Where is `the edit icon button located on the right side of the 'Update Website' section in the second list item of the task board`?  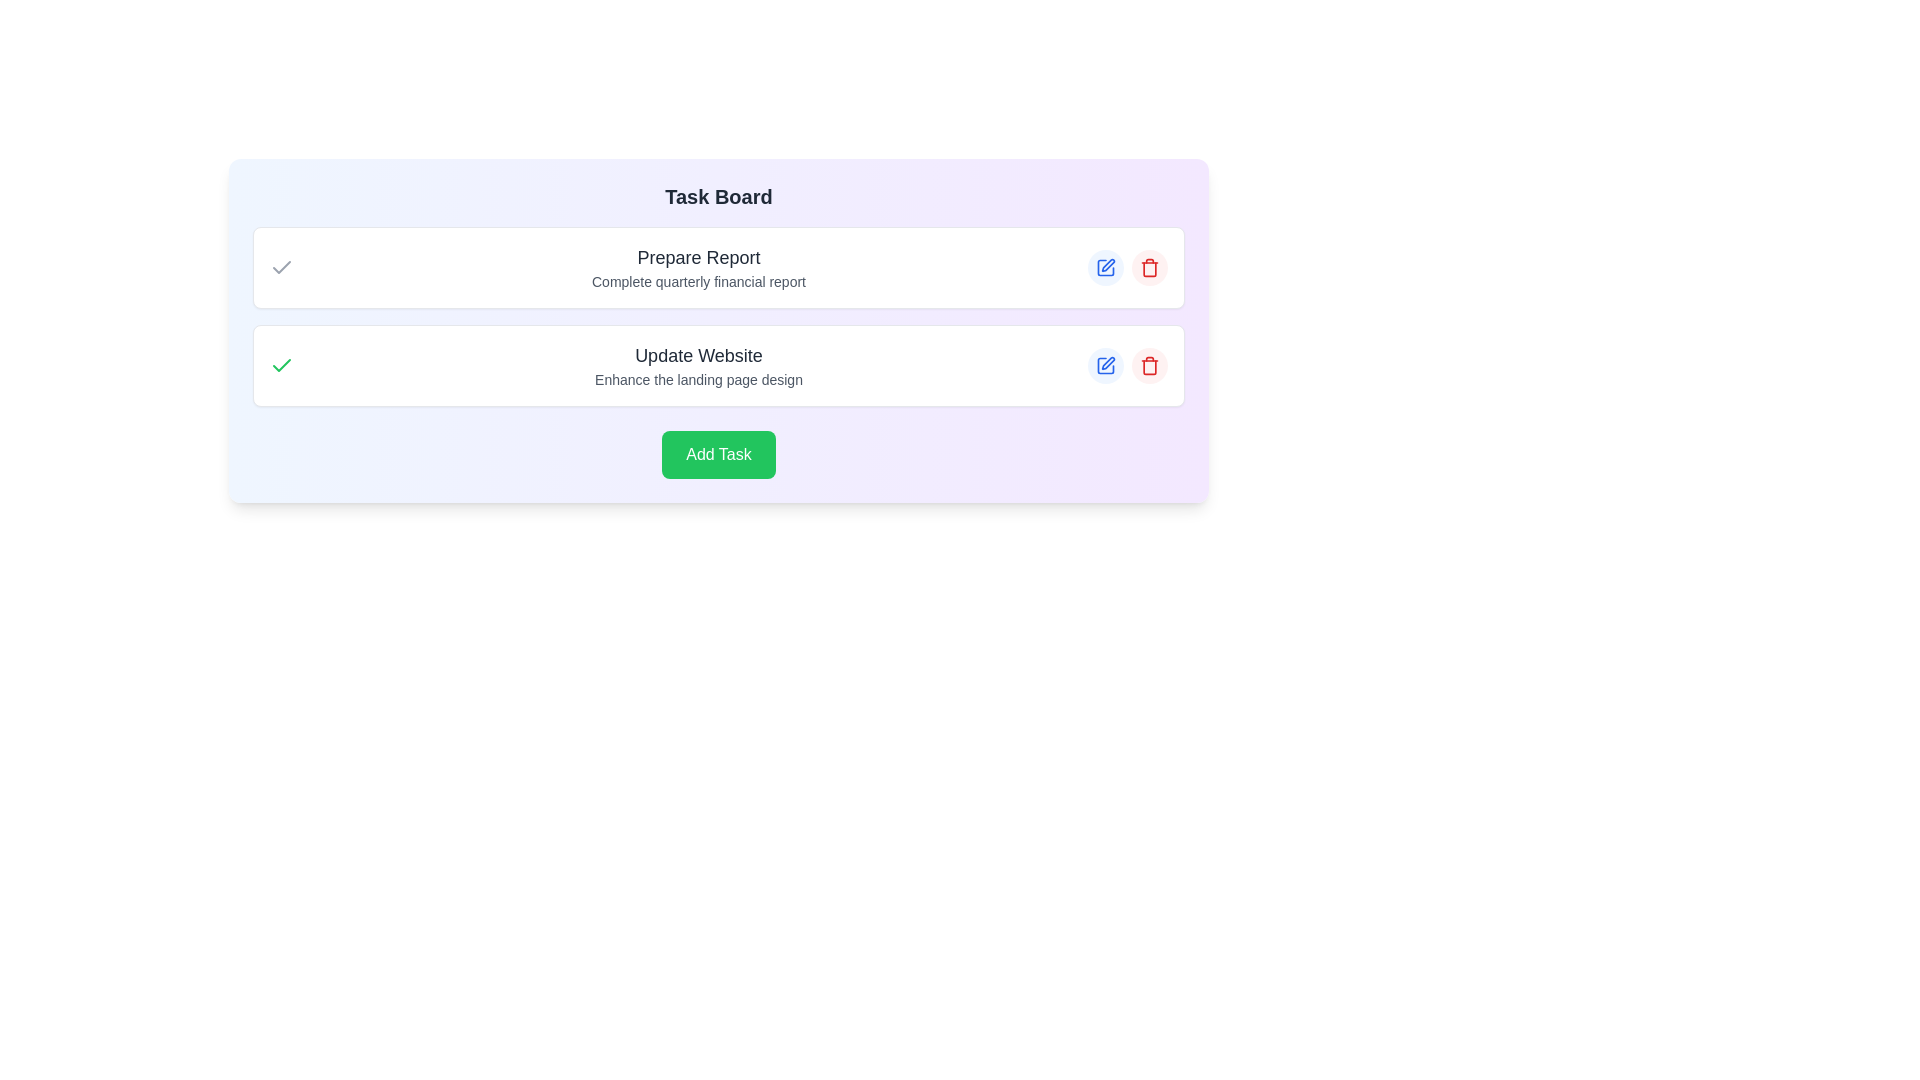
the edit icon button located on the right side of the 'Update Website' section in the second list item of the task board is located at coordinates (1104, 366).